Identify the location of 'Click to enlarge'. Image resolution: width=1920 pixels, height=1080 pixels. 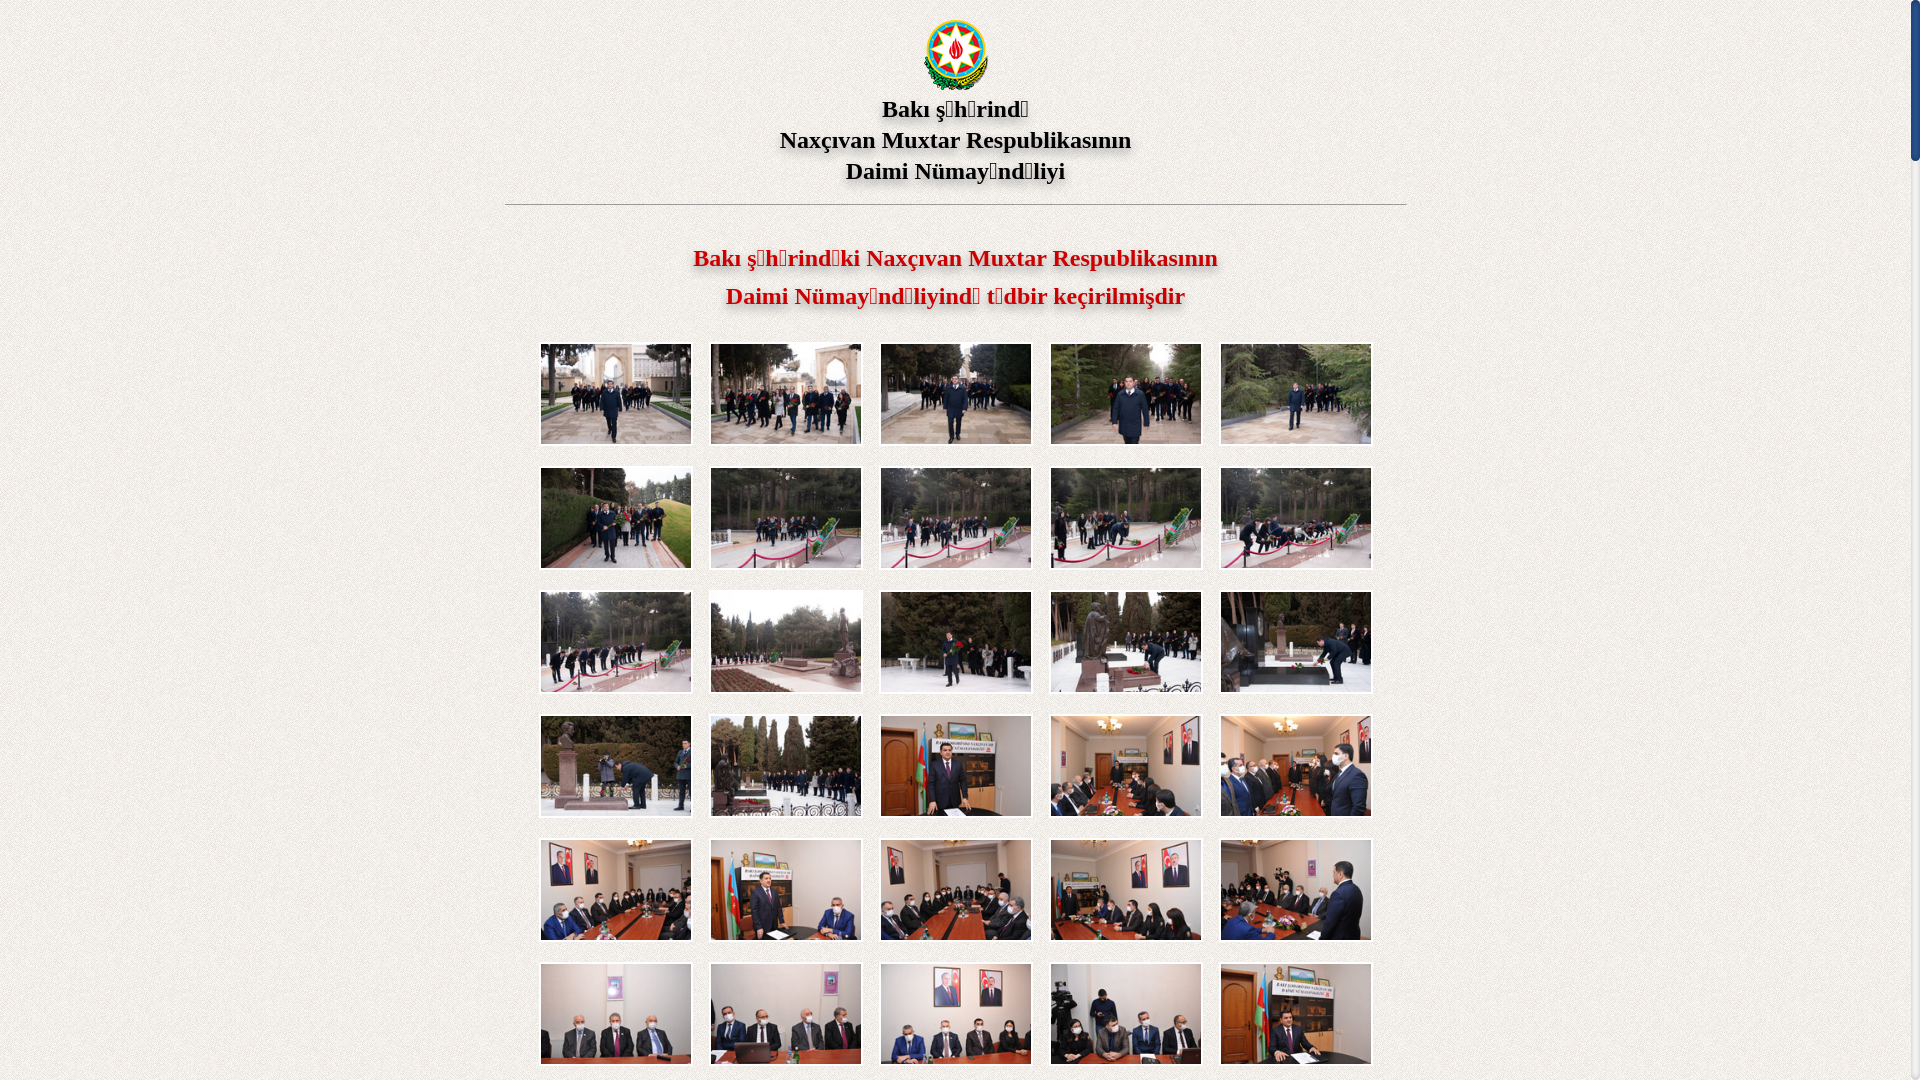
(954, 1014).